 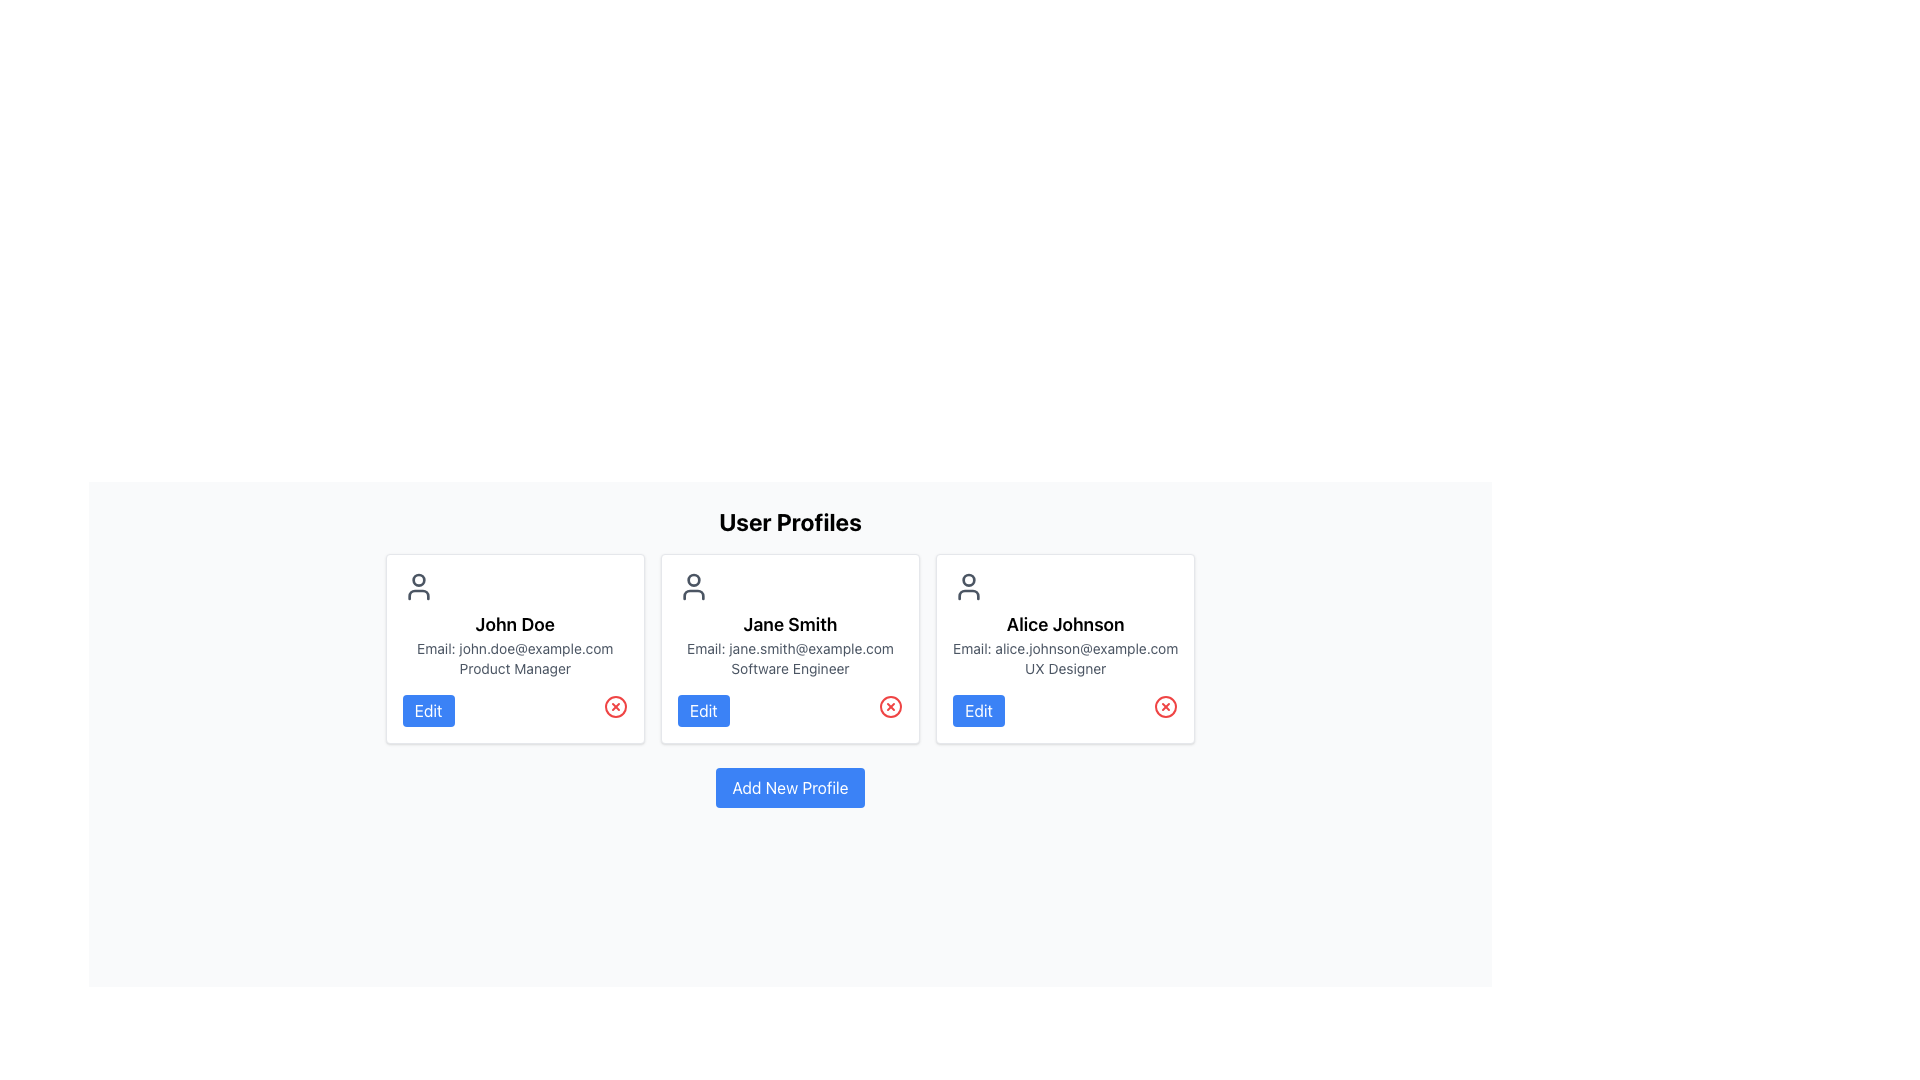 What do you see at coordinates (789, 709) in the screenshot?
I see `the 'Edit' button located on the left side of the row at the bottom section of Jane Smith's profile card to modify user details` at bounding box center [789, 709].